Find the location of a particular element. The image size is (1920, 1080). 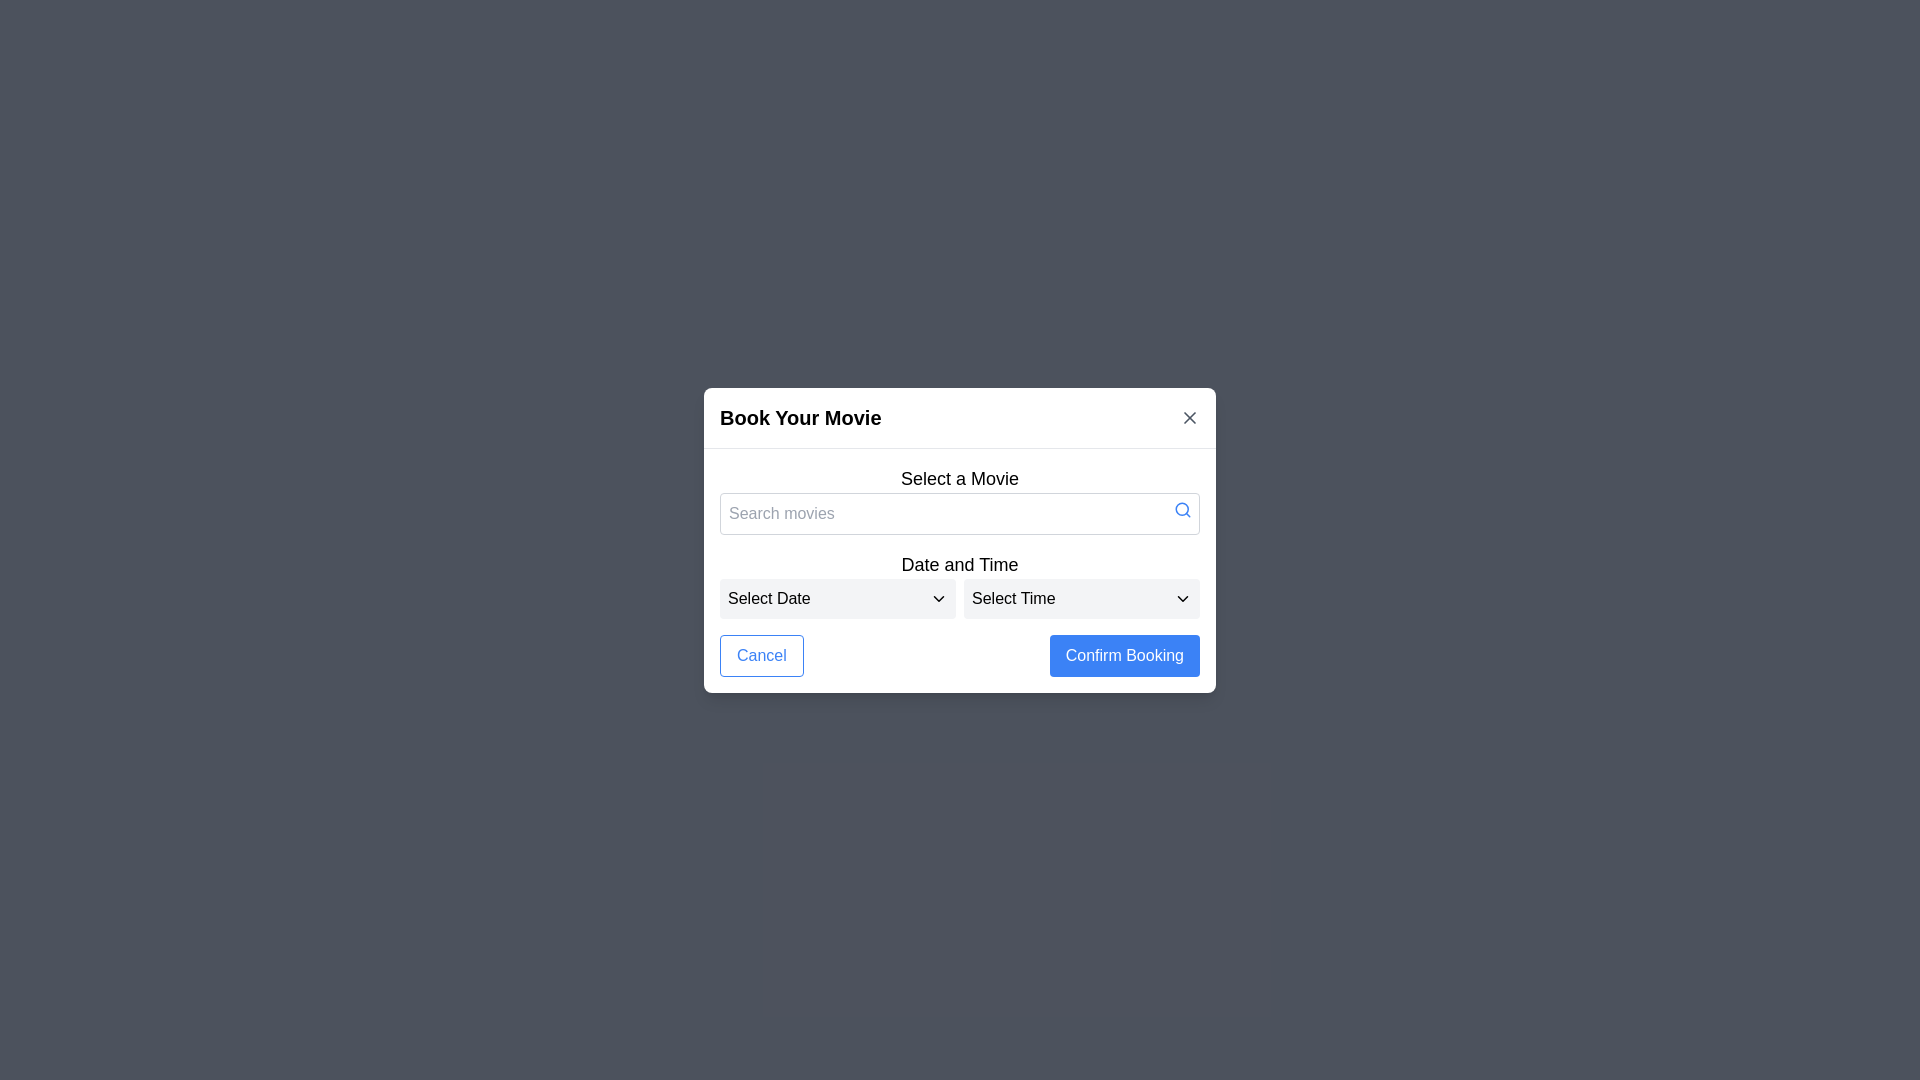

the 'Confirm Booking' button located on the right side of the 'Cancel' button in the 'Book Your Movie' modal to observe the hover effect is located at coordinates (1124, 655).